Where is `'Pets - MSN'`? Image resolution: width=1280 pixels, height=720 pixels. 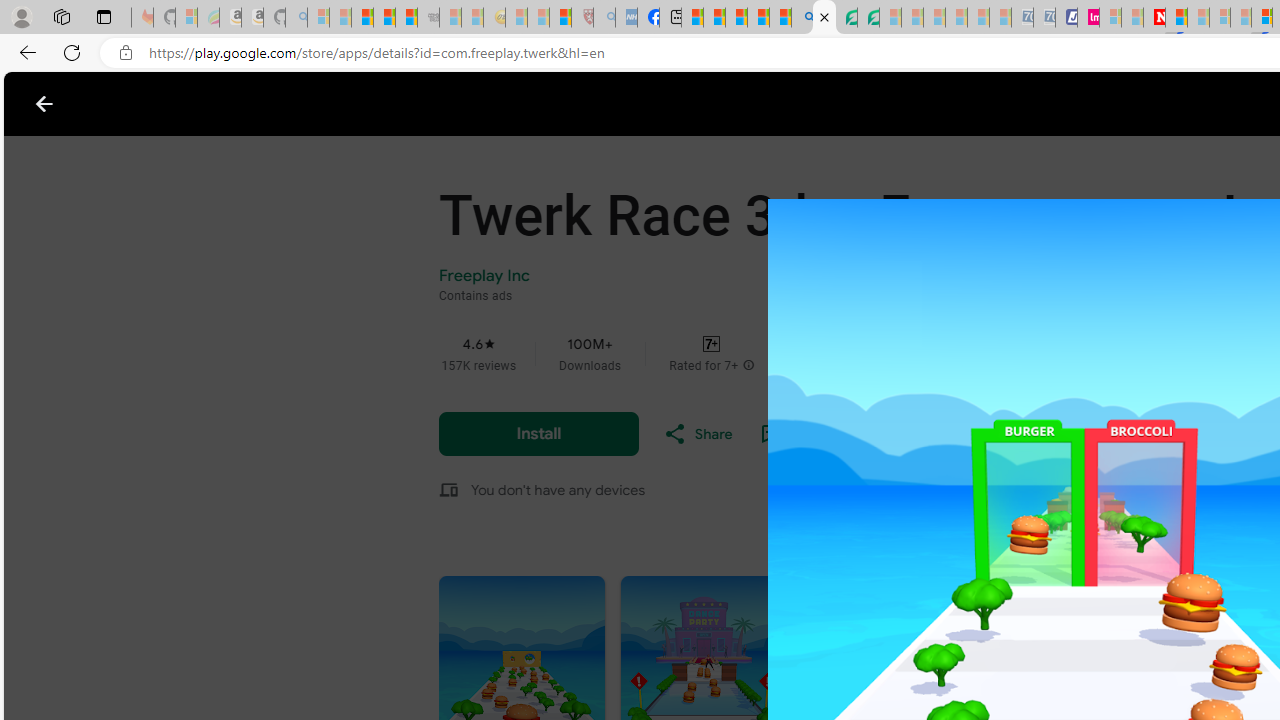 'Pets - MSN' is located at coordinates (757, 17).